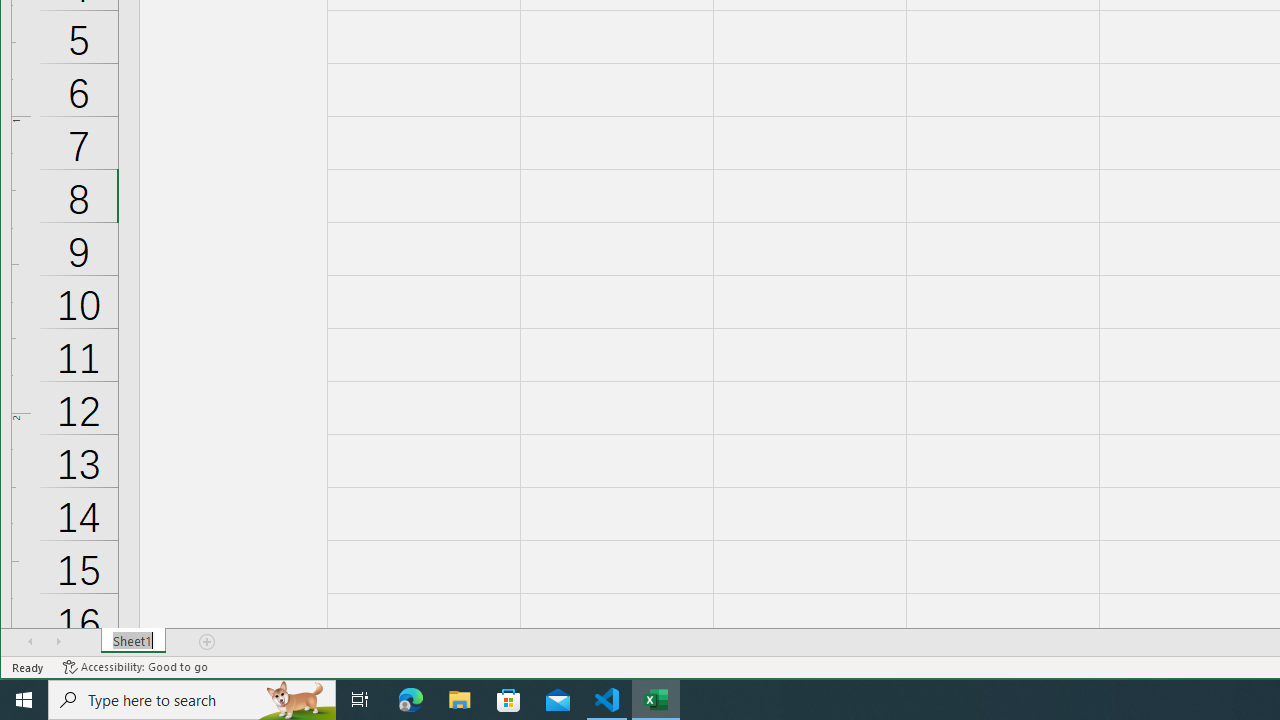  Describe the element at coordinates (459, 698) in the screenshot. I see `'File Explorer'` at that location.